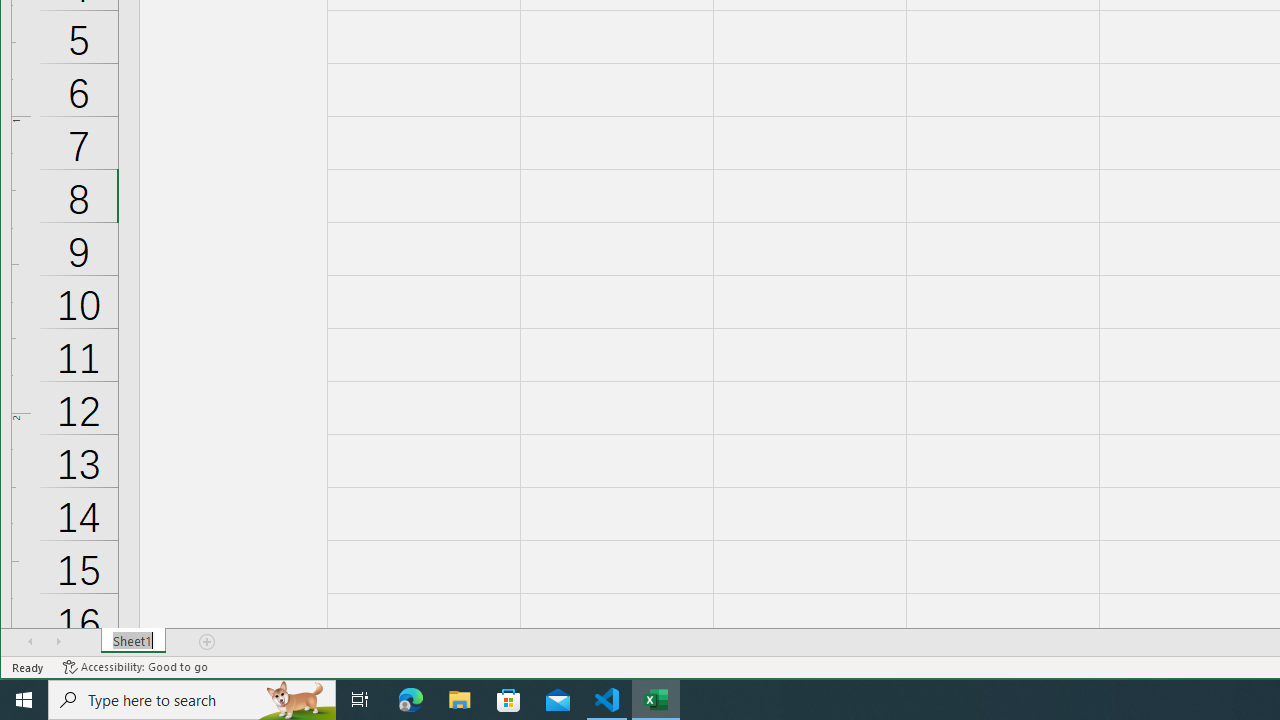  Describe the element at coordinates (459, 698) in the screenshot. I see `'File Explorer'` at that location.